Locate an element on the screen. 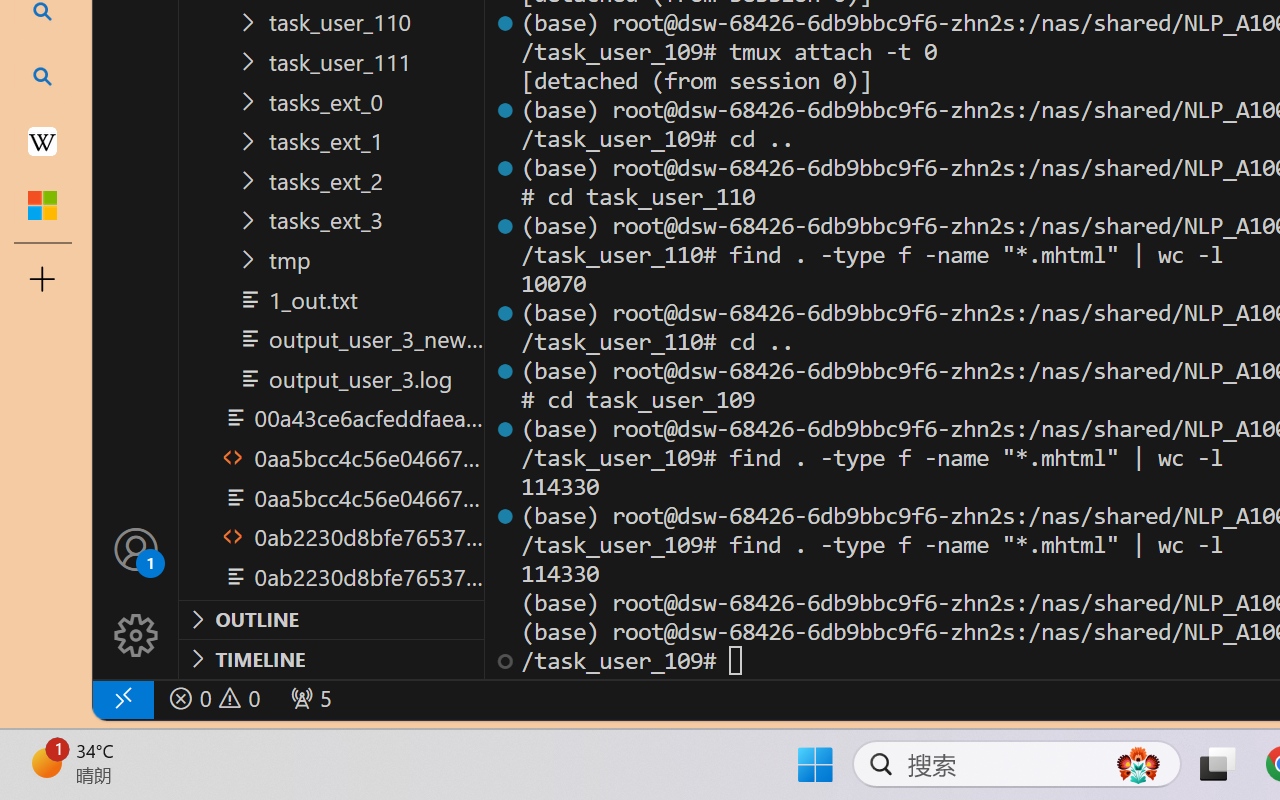  'Earth - Wikipedia' is located at coordinates (42, 140).